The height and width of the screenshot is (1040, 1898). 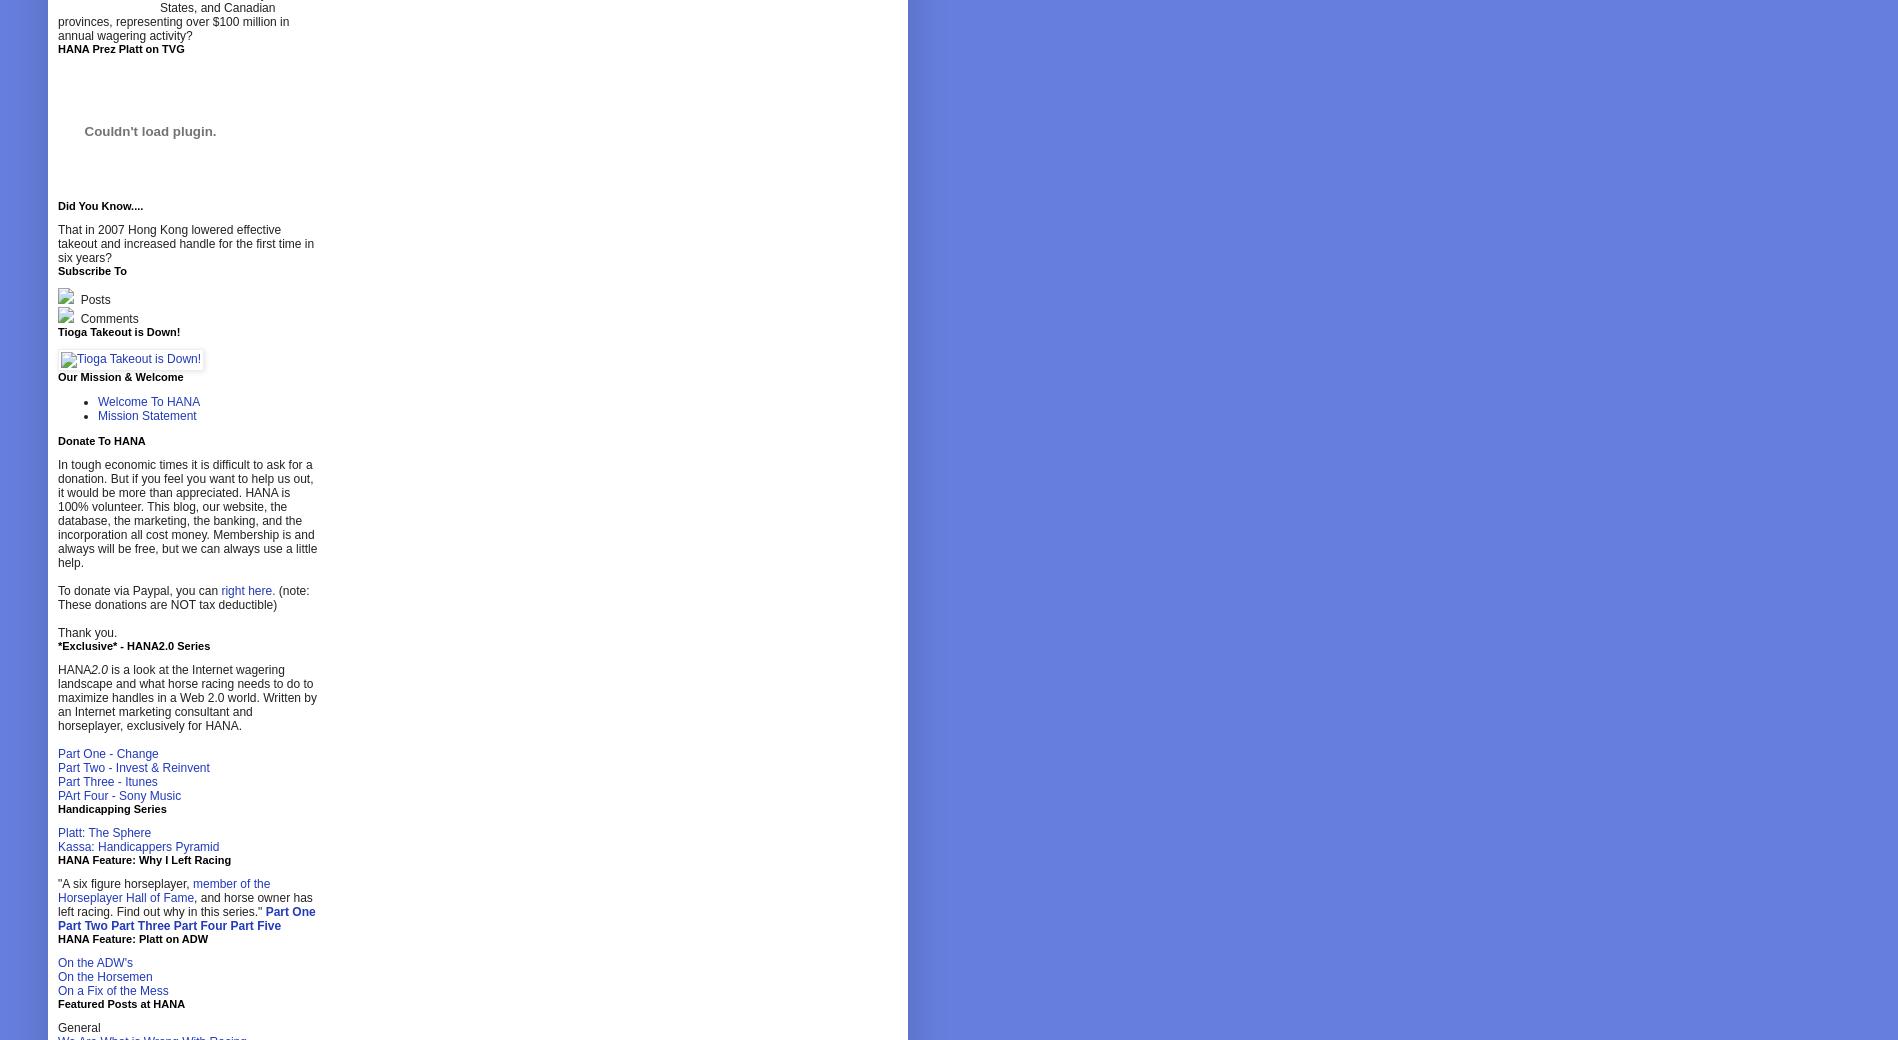 What do you see at coordinates (162, 889) in the screenshot?
I see `'member of the Horseplayer Hall of Fame'` at bounding box center [162, 889].